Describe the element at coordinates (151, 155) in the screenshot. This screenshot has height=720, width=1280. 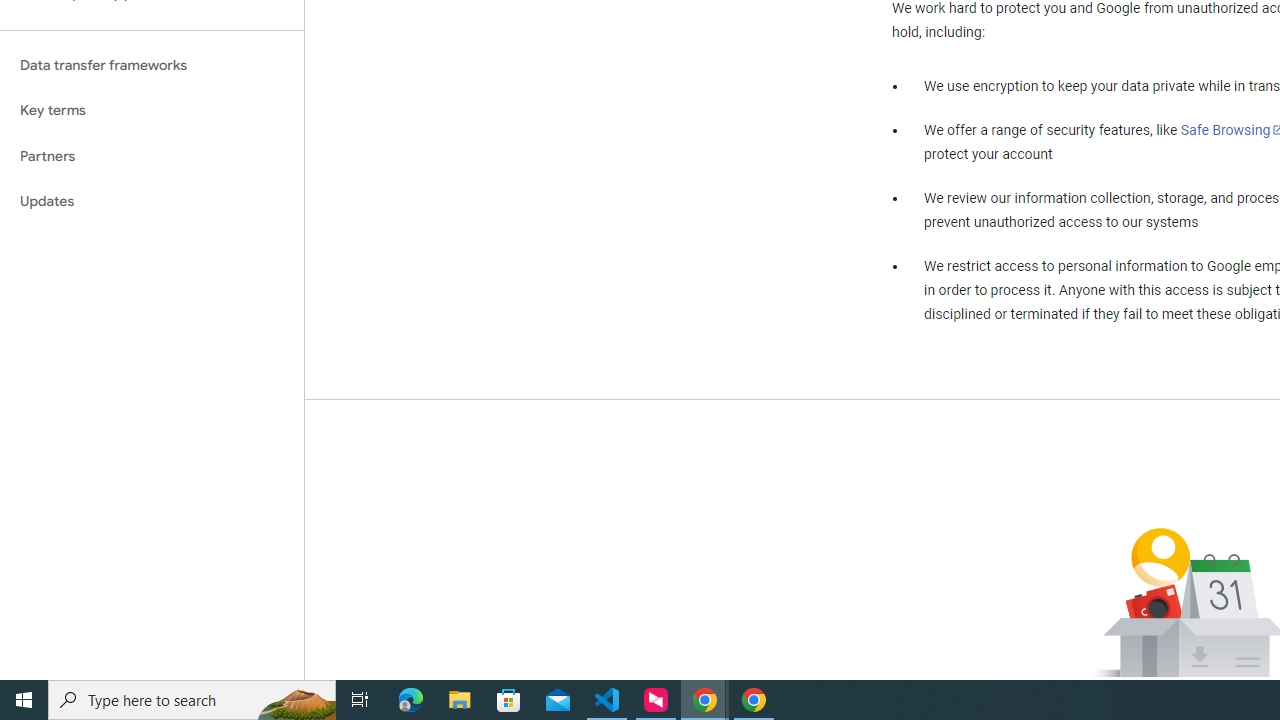
I see `'Partners'` at that location.